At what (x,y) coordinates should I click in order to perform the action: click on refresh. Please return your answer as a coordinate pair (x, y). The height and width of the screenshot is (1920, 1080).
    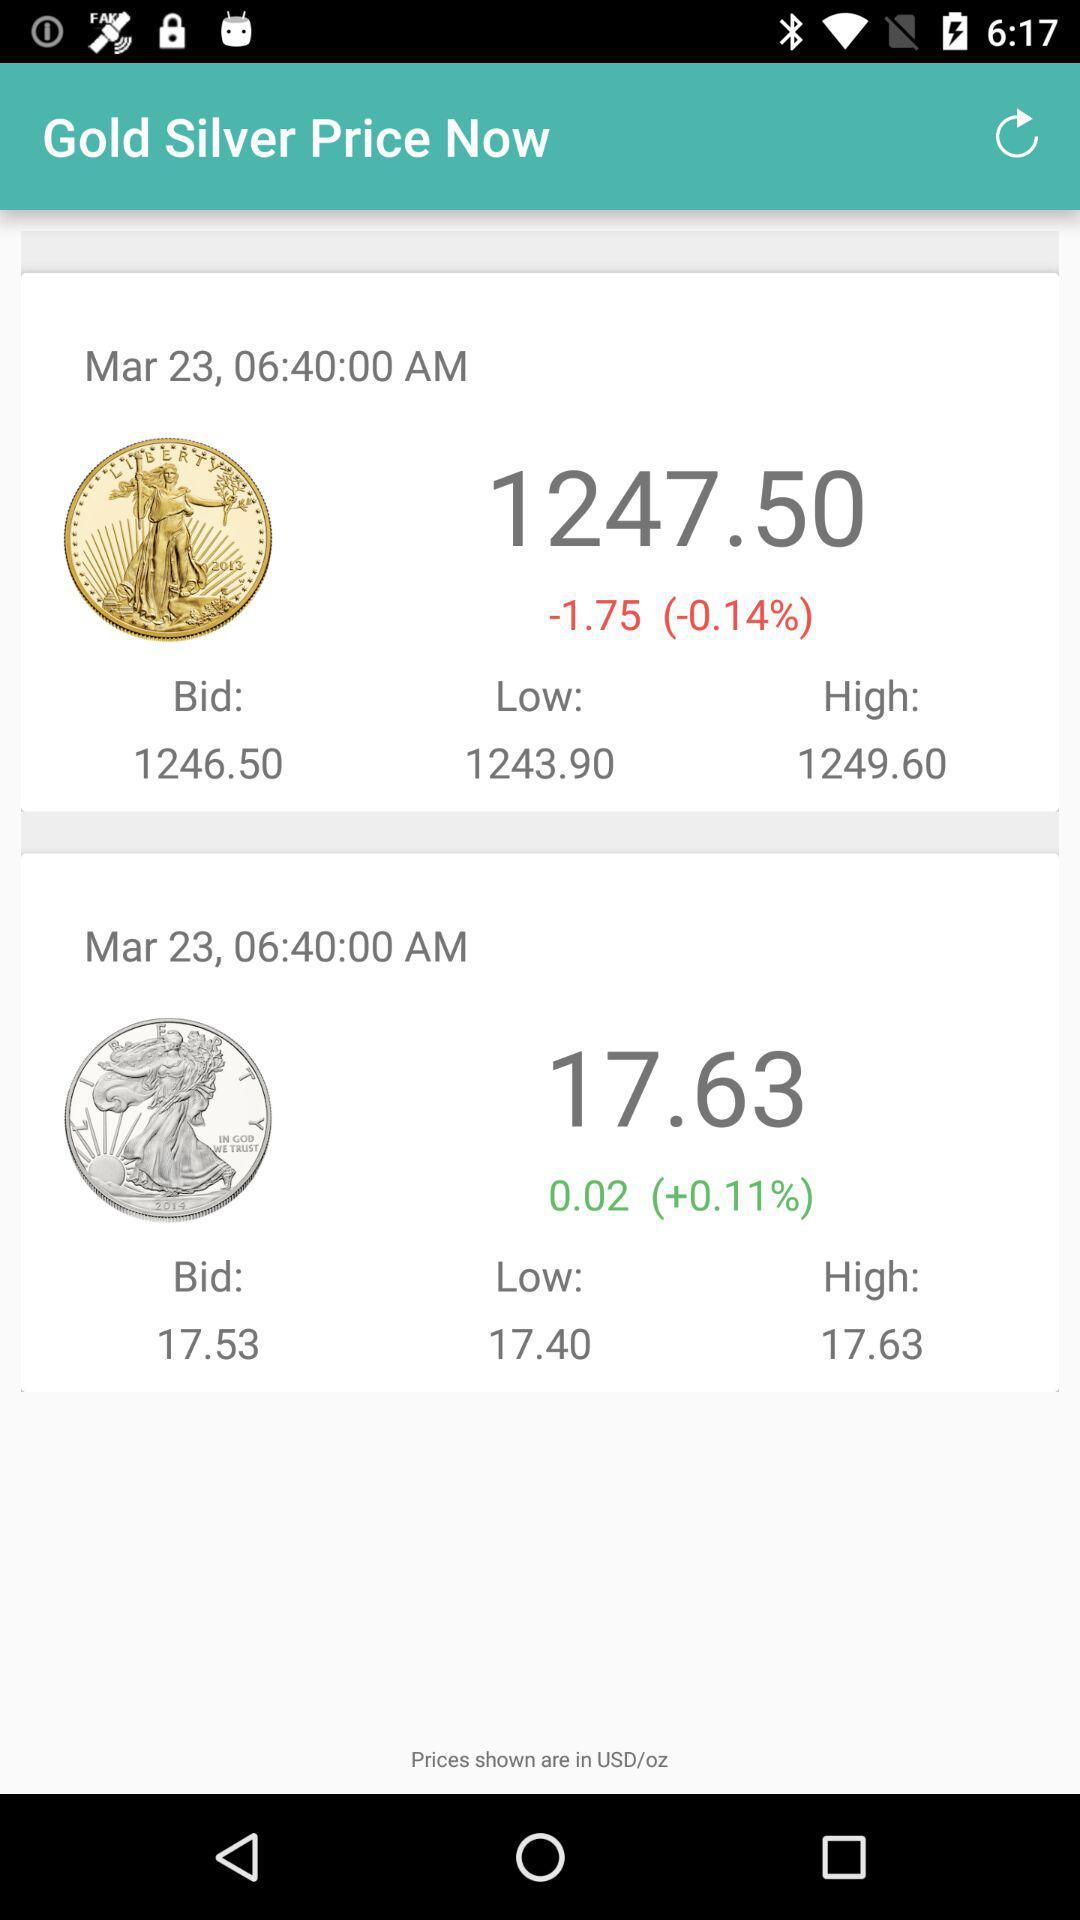
    Looking at the image, I should click on (1017, 135).